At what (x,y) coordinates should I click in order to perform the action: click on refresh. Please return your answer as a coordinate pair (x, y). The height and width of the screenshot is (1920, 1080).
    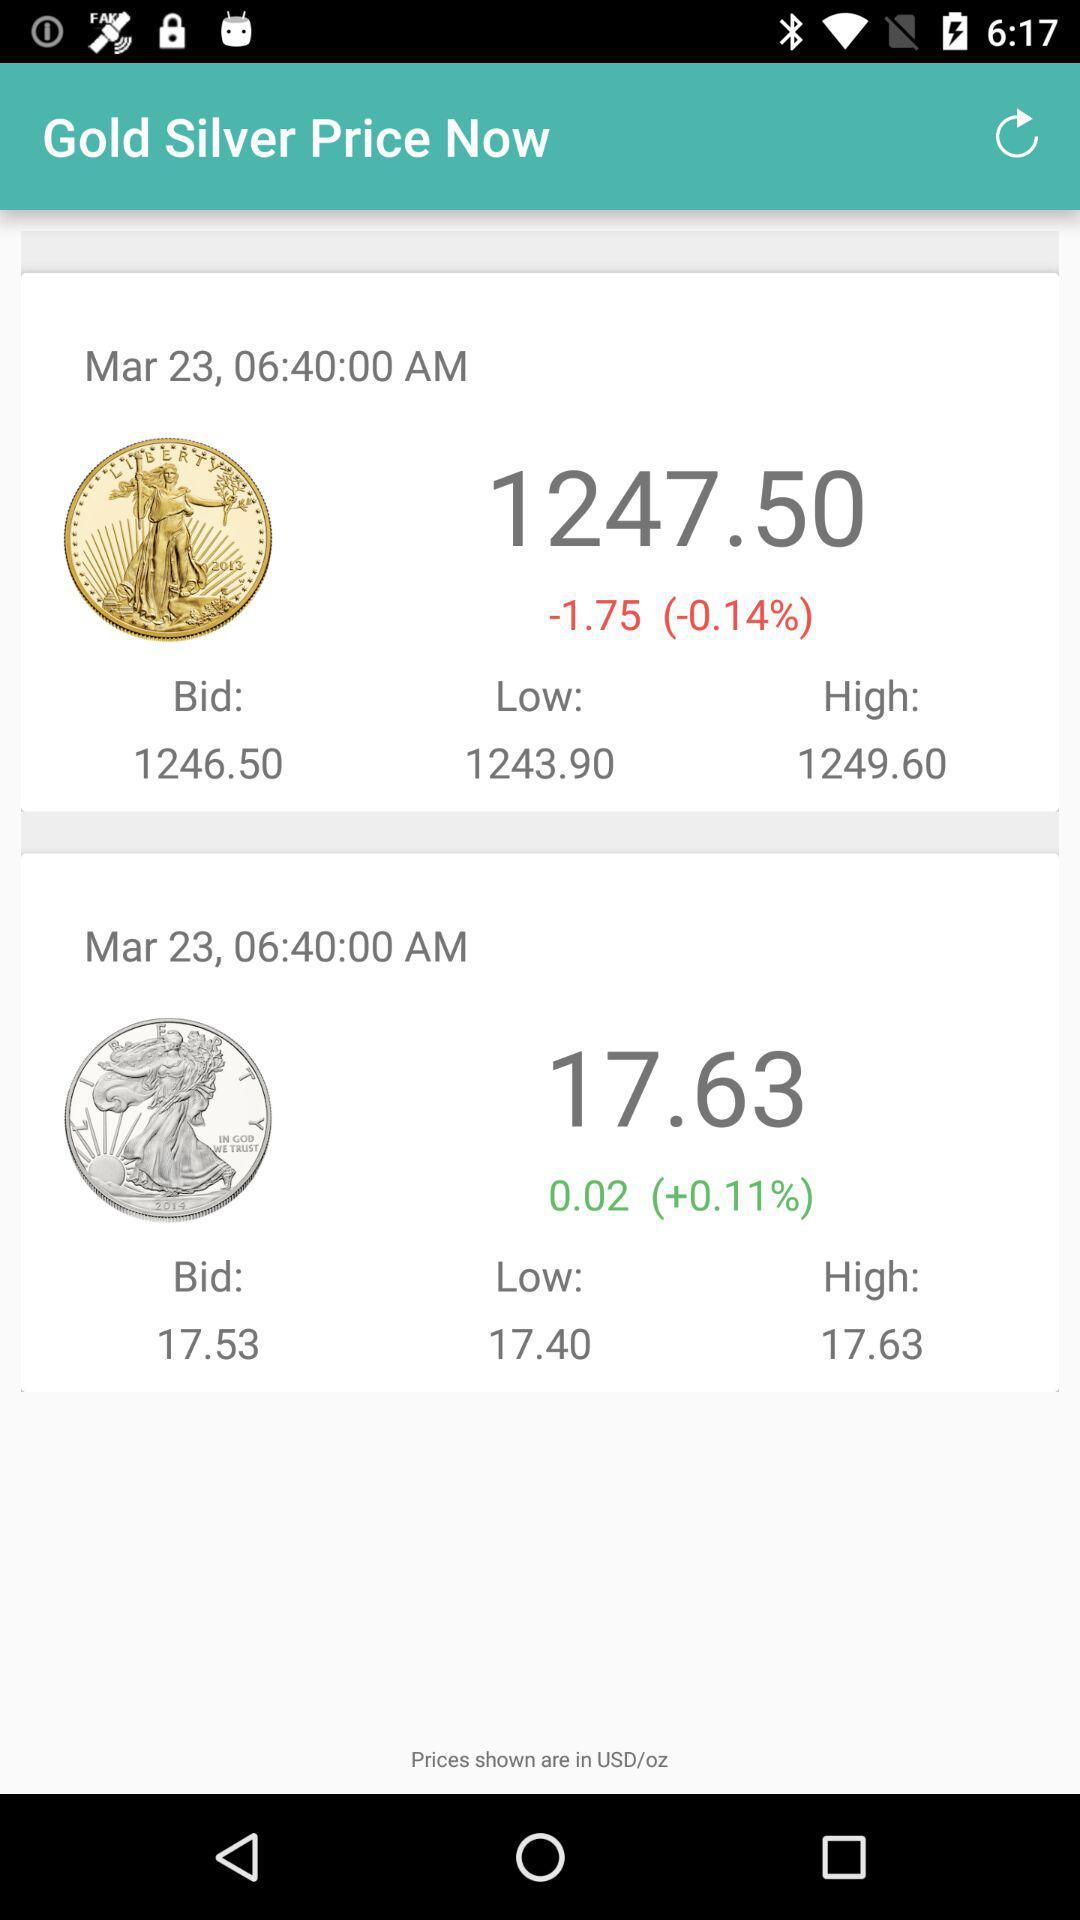
    Looking at the image, I should click on (1017, 135).